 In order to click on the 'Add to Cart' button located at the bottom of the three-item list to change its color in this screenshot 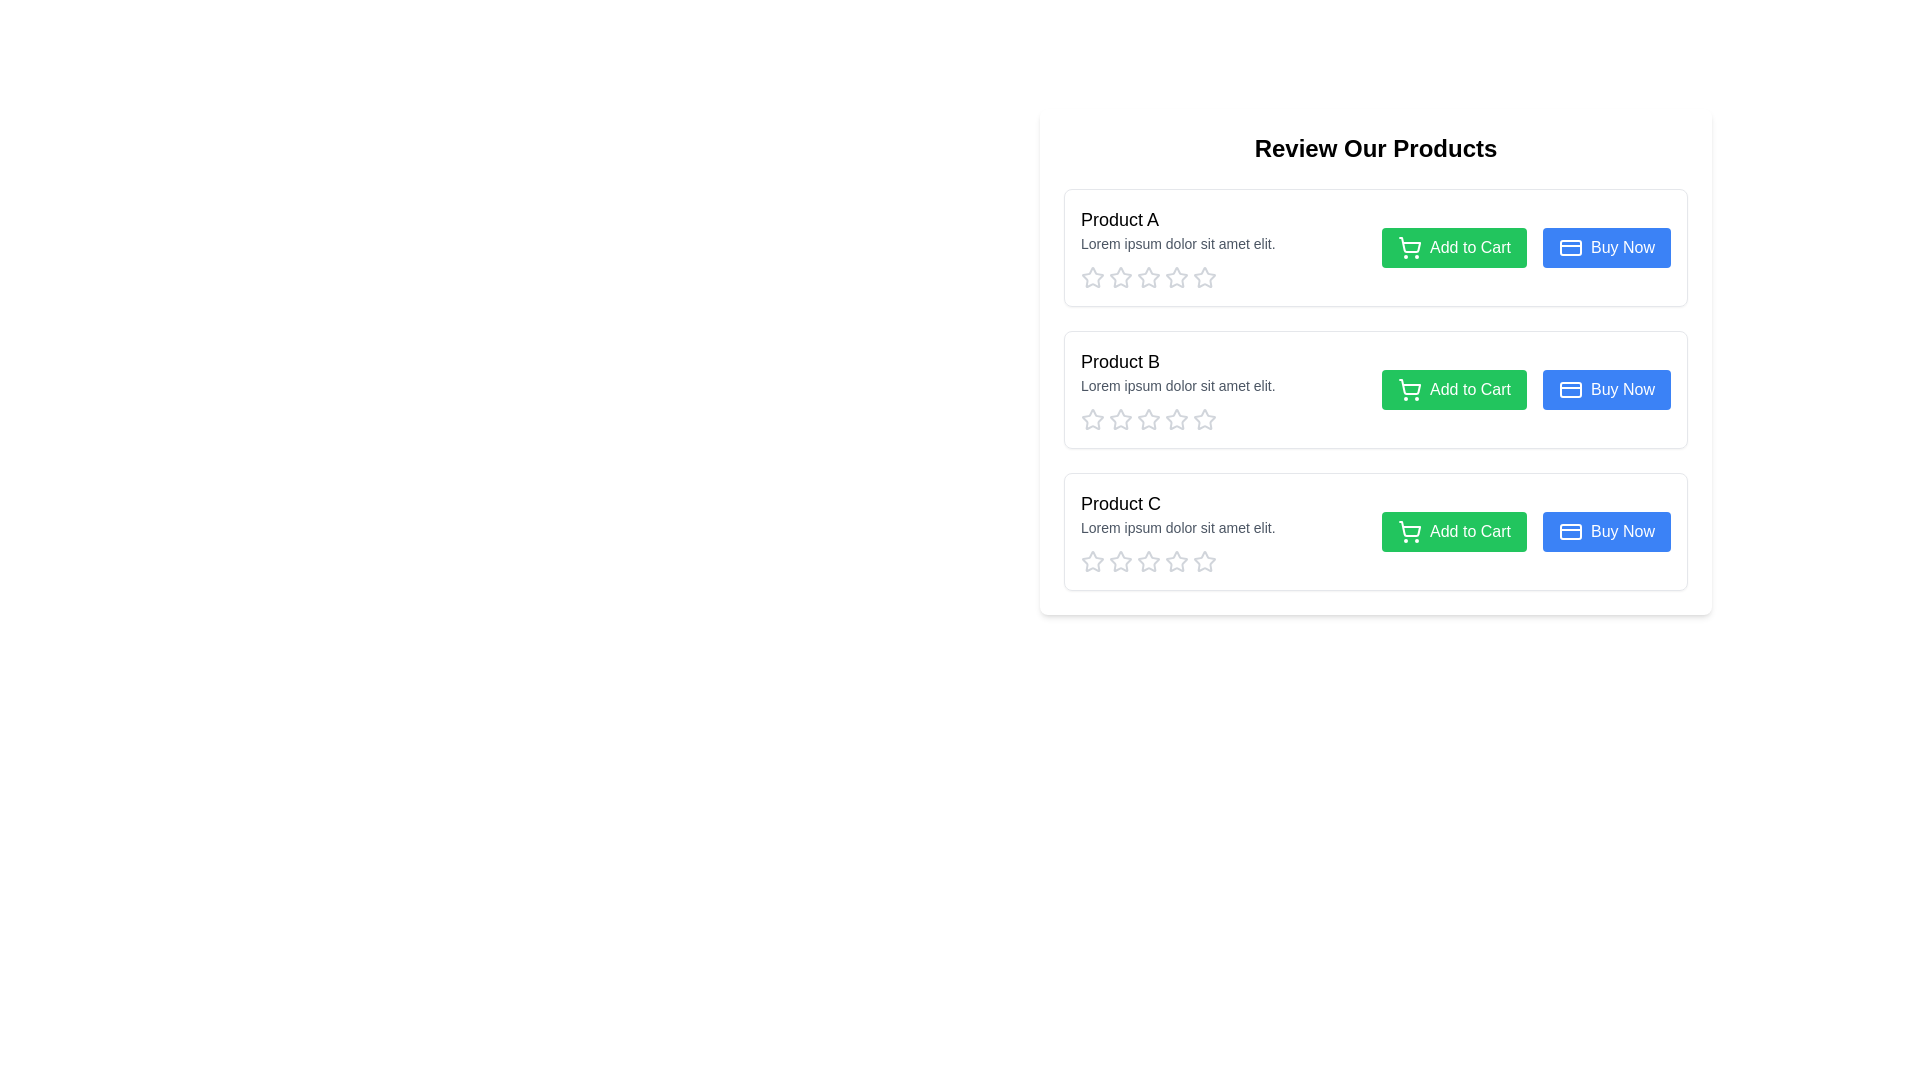, I will do `click(1454, 531)`.